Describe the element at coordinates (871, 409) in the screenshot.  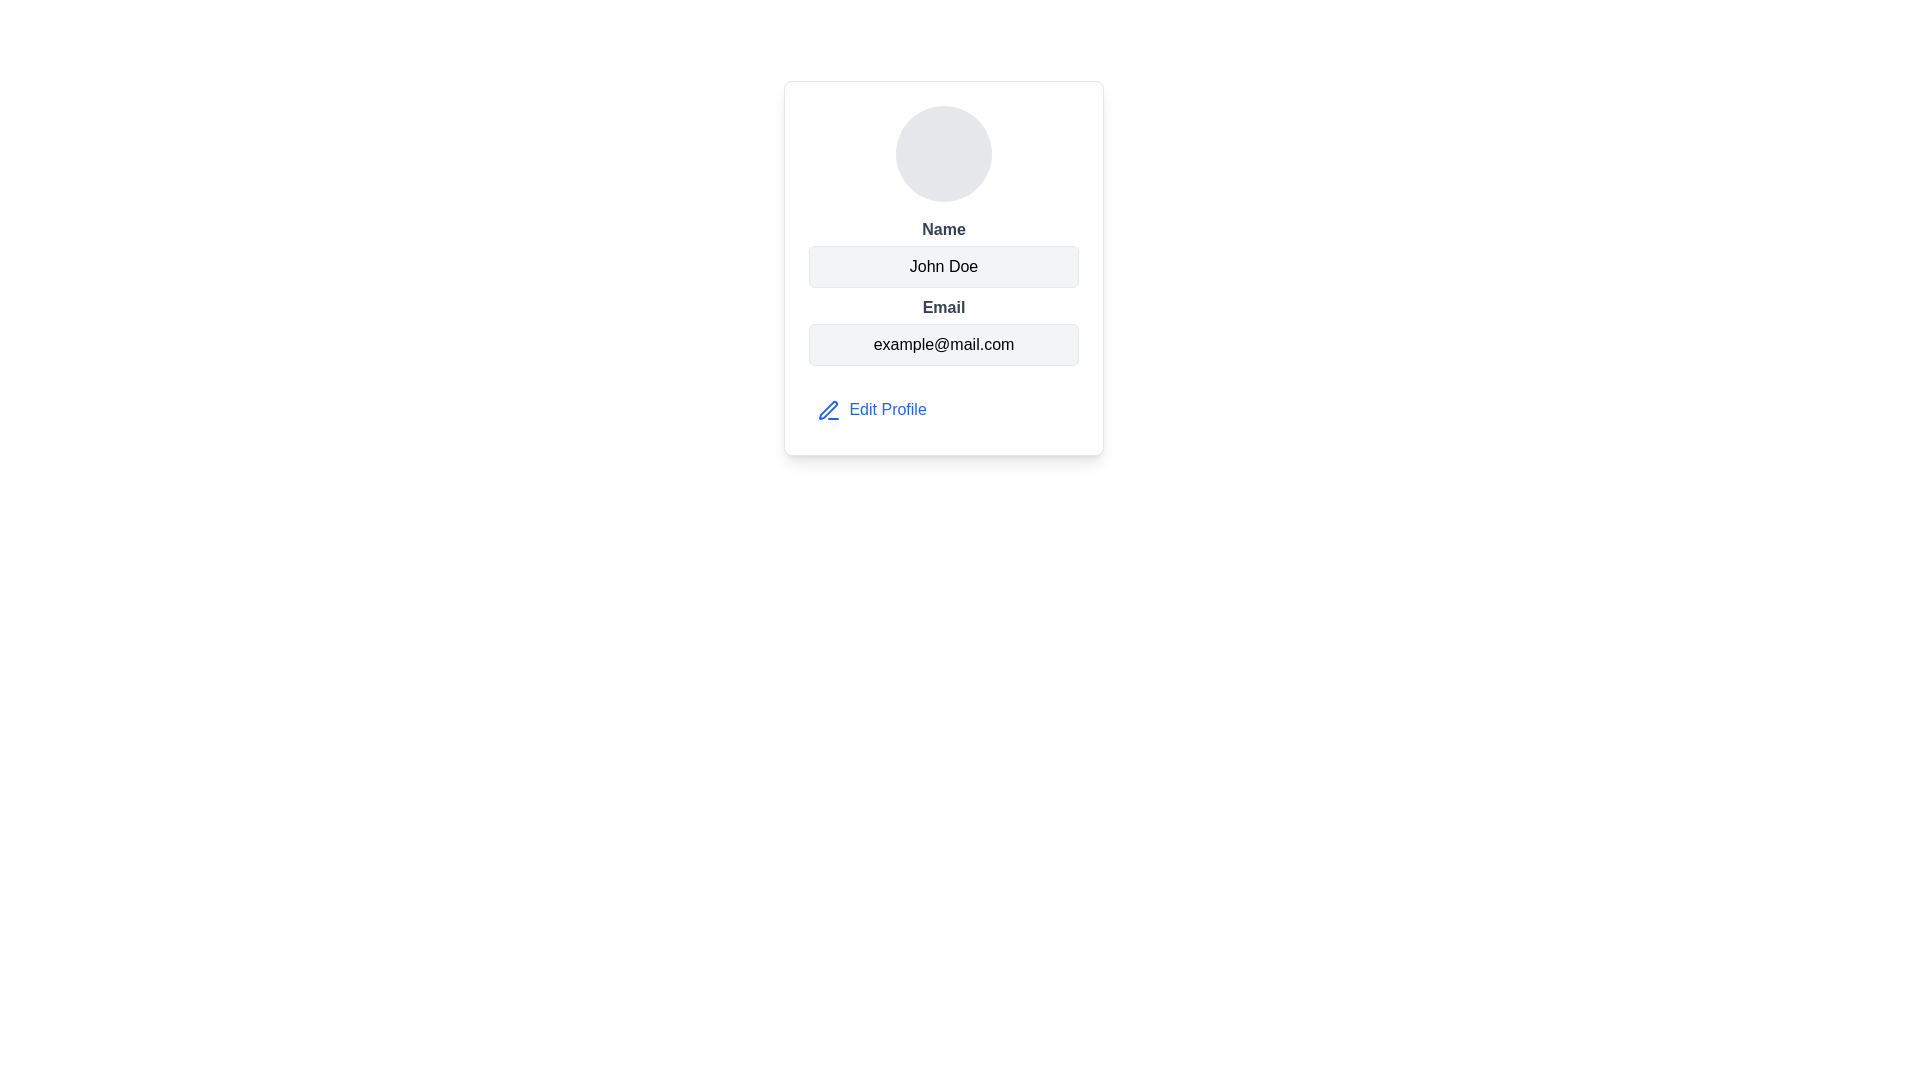
I see `the button located at the bottom-left section of the user's profile card to initiate profile editing` at that location.